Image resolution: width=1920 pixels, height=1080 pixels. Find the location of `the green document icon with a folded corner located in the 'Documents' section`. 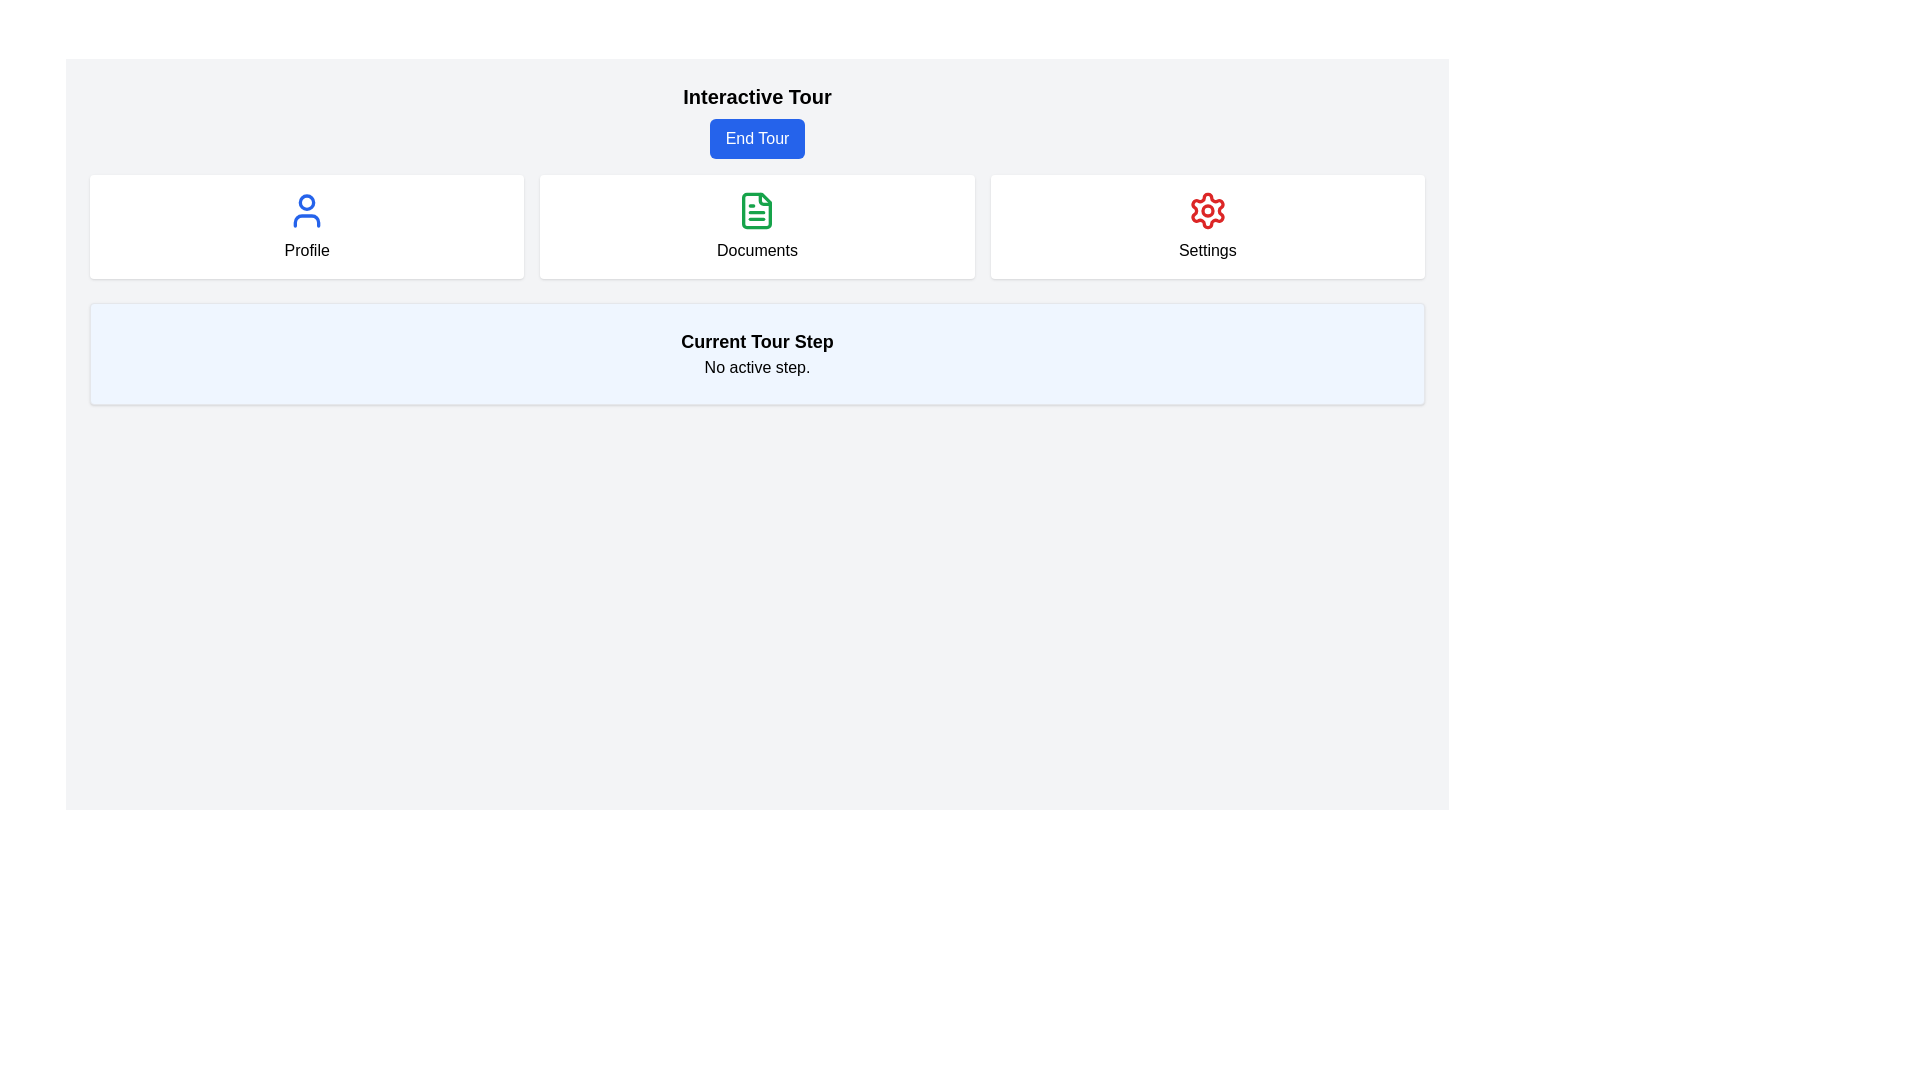

the green document icon with a folded corner located in the 'Documents' section is located at coordinates (756, 211).